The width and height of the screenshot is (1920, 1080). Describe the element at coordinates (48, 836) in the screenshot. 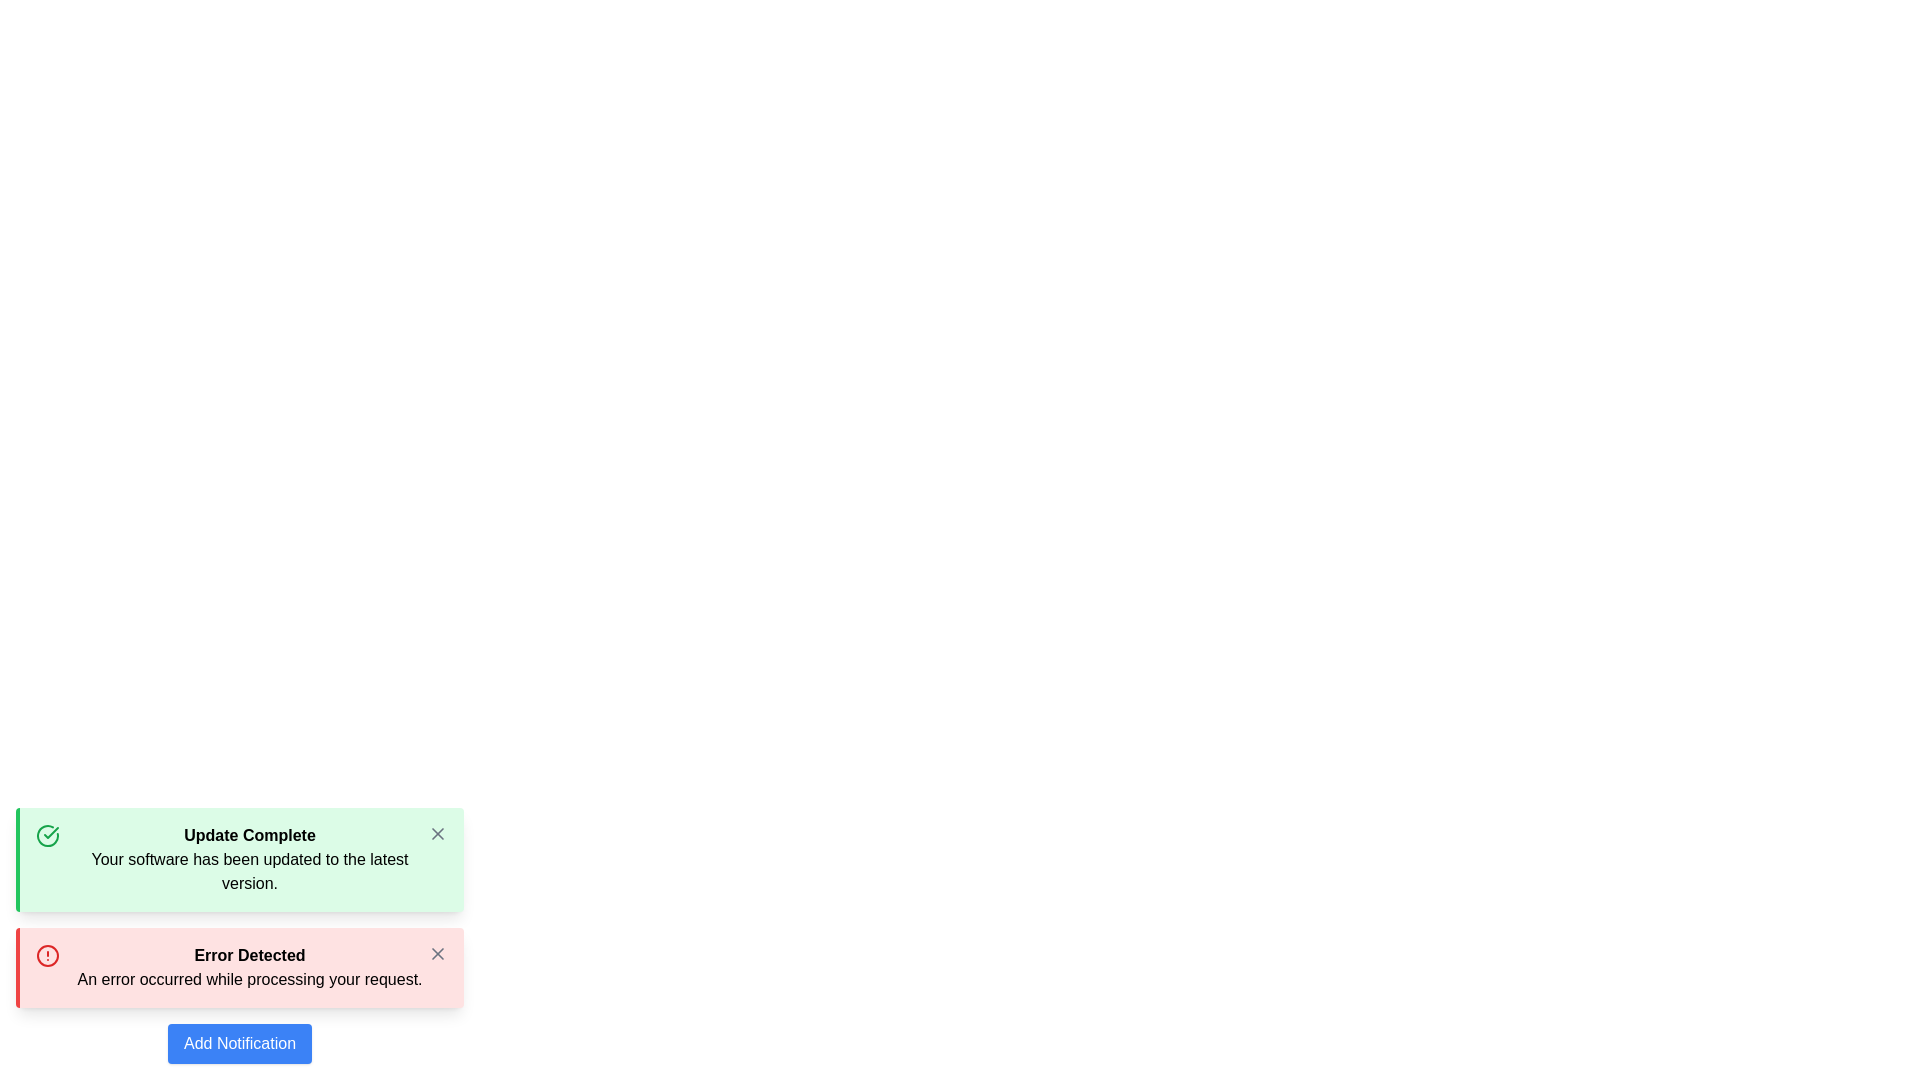

I see `the checkmark icon that indicates successful completion of the update process, located at the top-left corner of the green notification card` at that location.